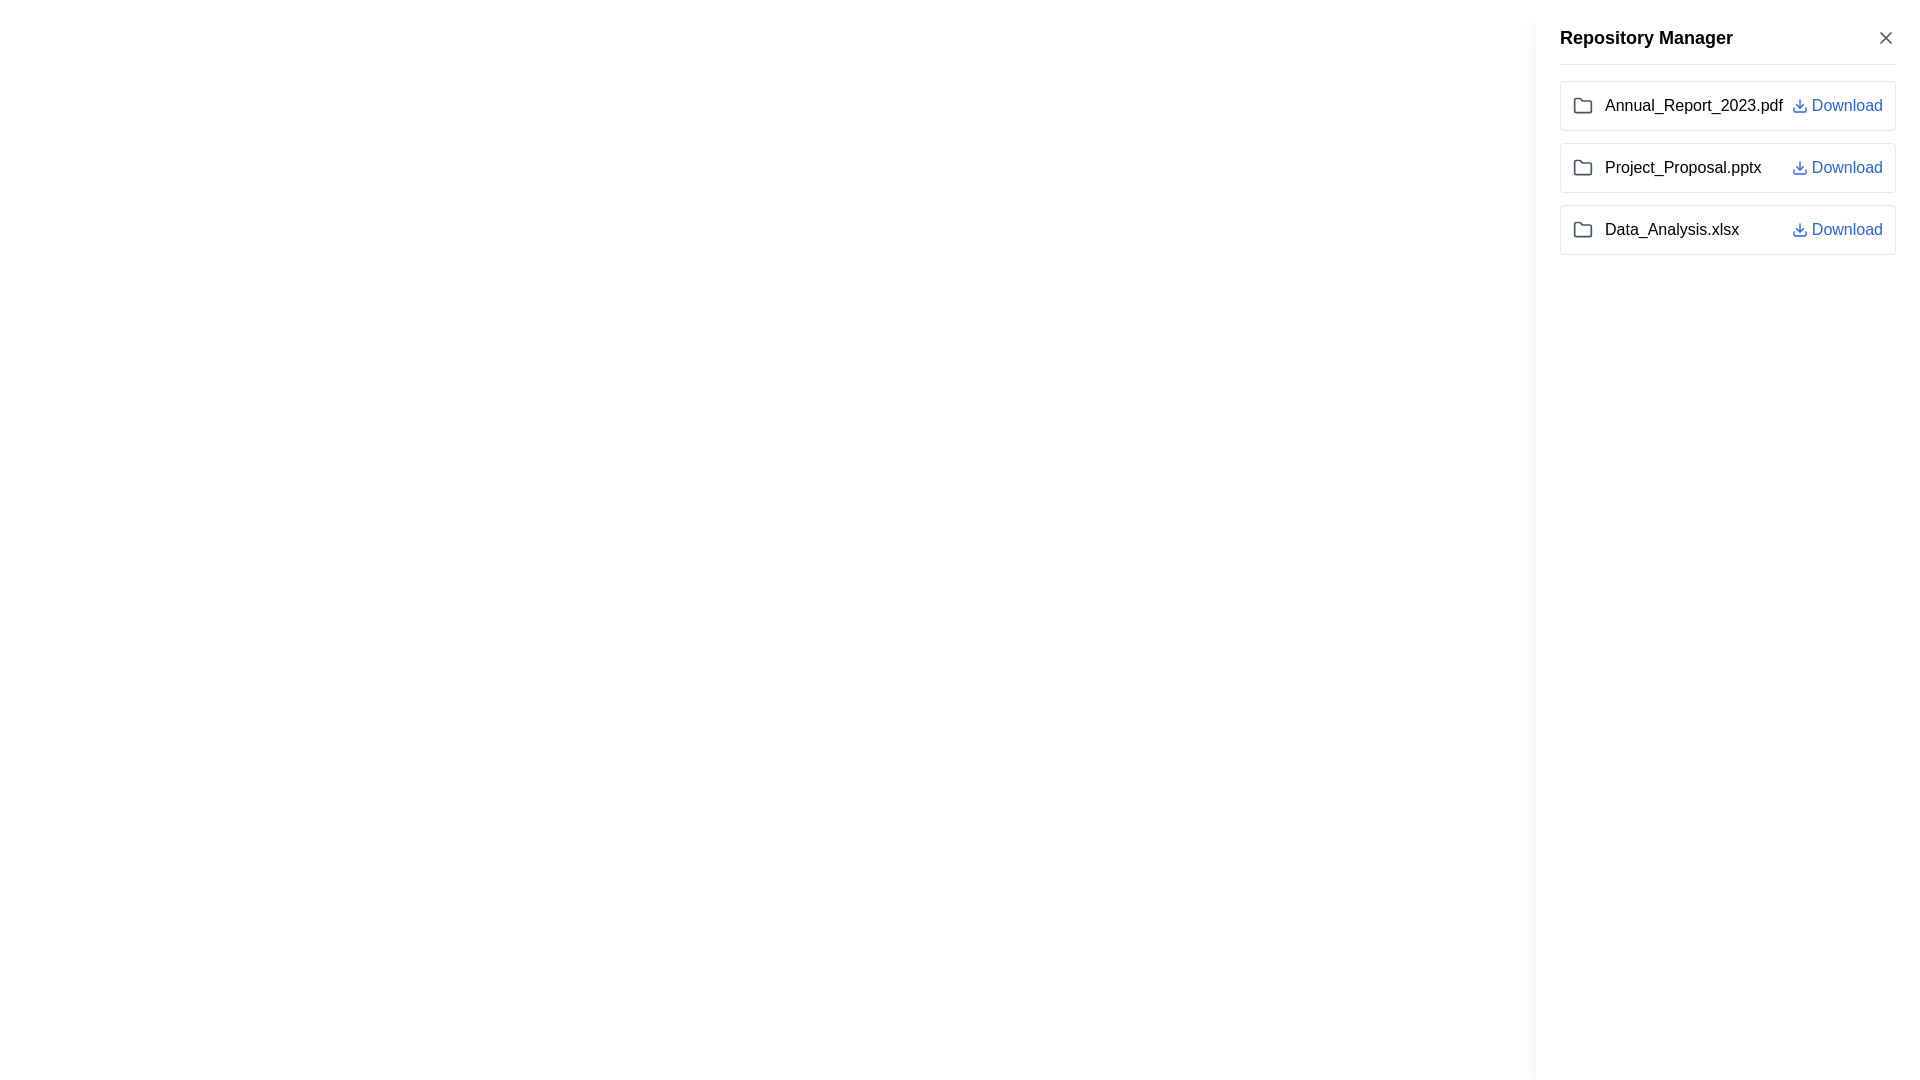 This screenshot has height=1080, width=1920. Describe the element at coordinates (1837, 105) in the screenshot. I see `the download button for the file 'Annual_Report_2023.pdf' to initiate the download` at that location.